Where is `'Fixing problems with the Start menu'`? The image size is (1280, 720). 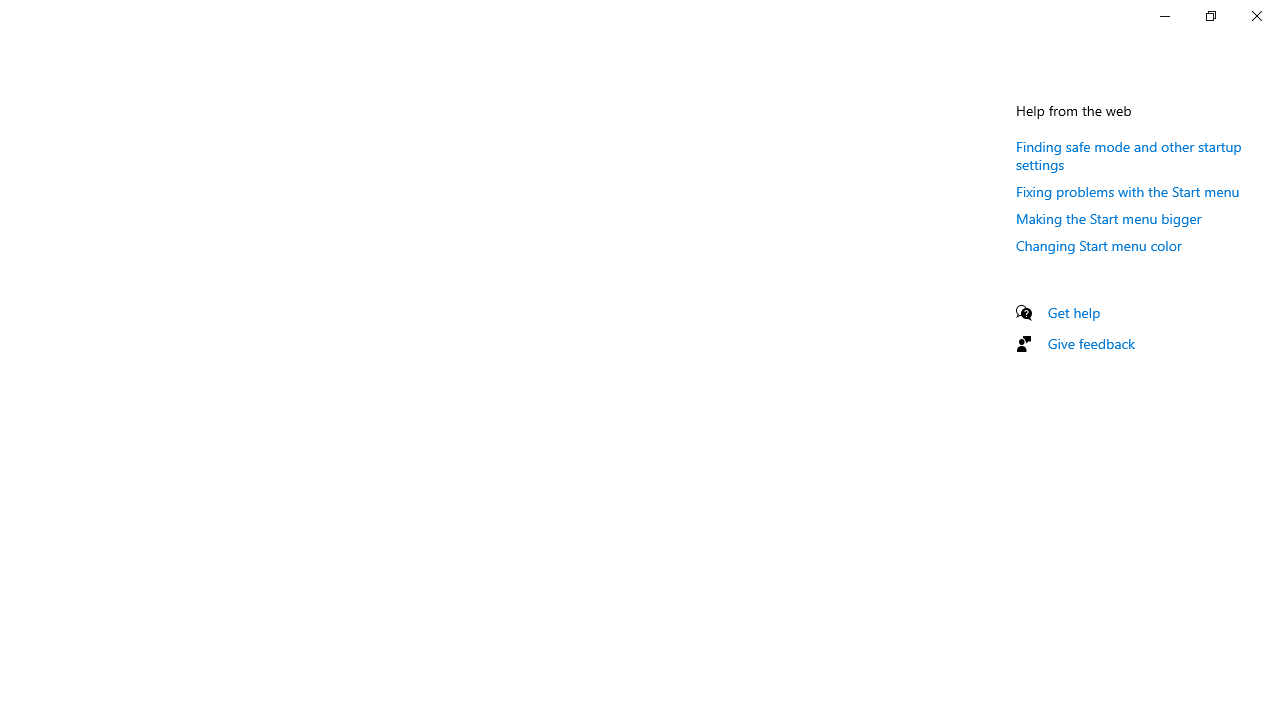
'Fixing problems with the Start menu' is located at coordinates (1128, 191).